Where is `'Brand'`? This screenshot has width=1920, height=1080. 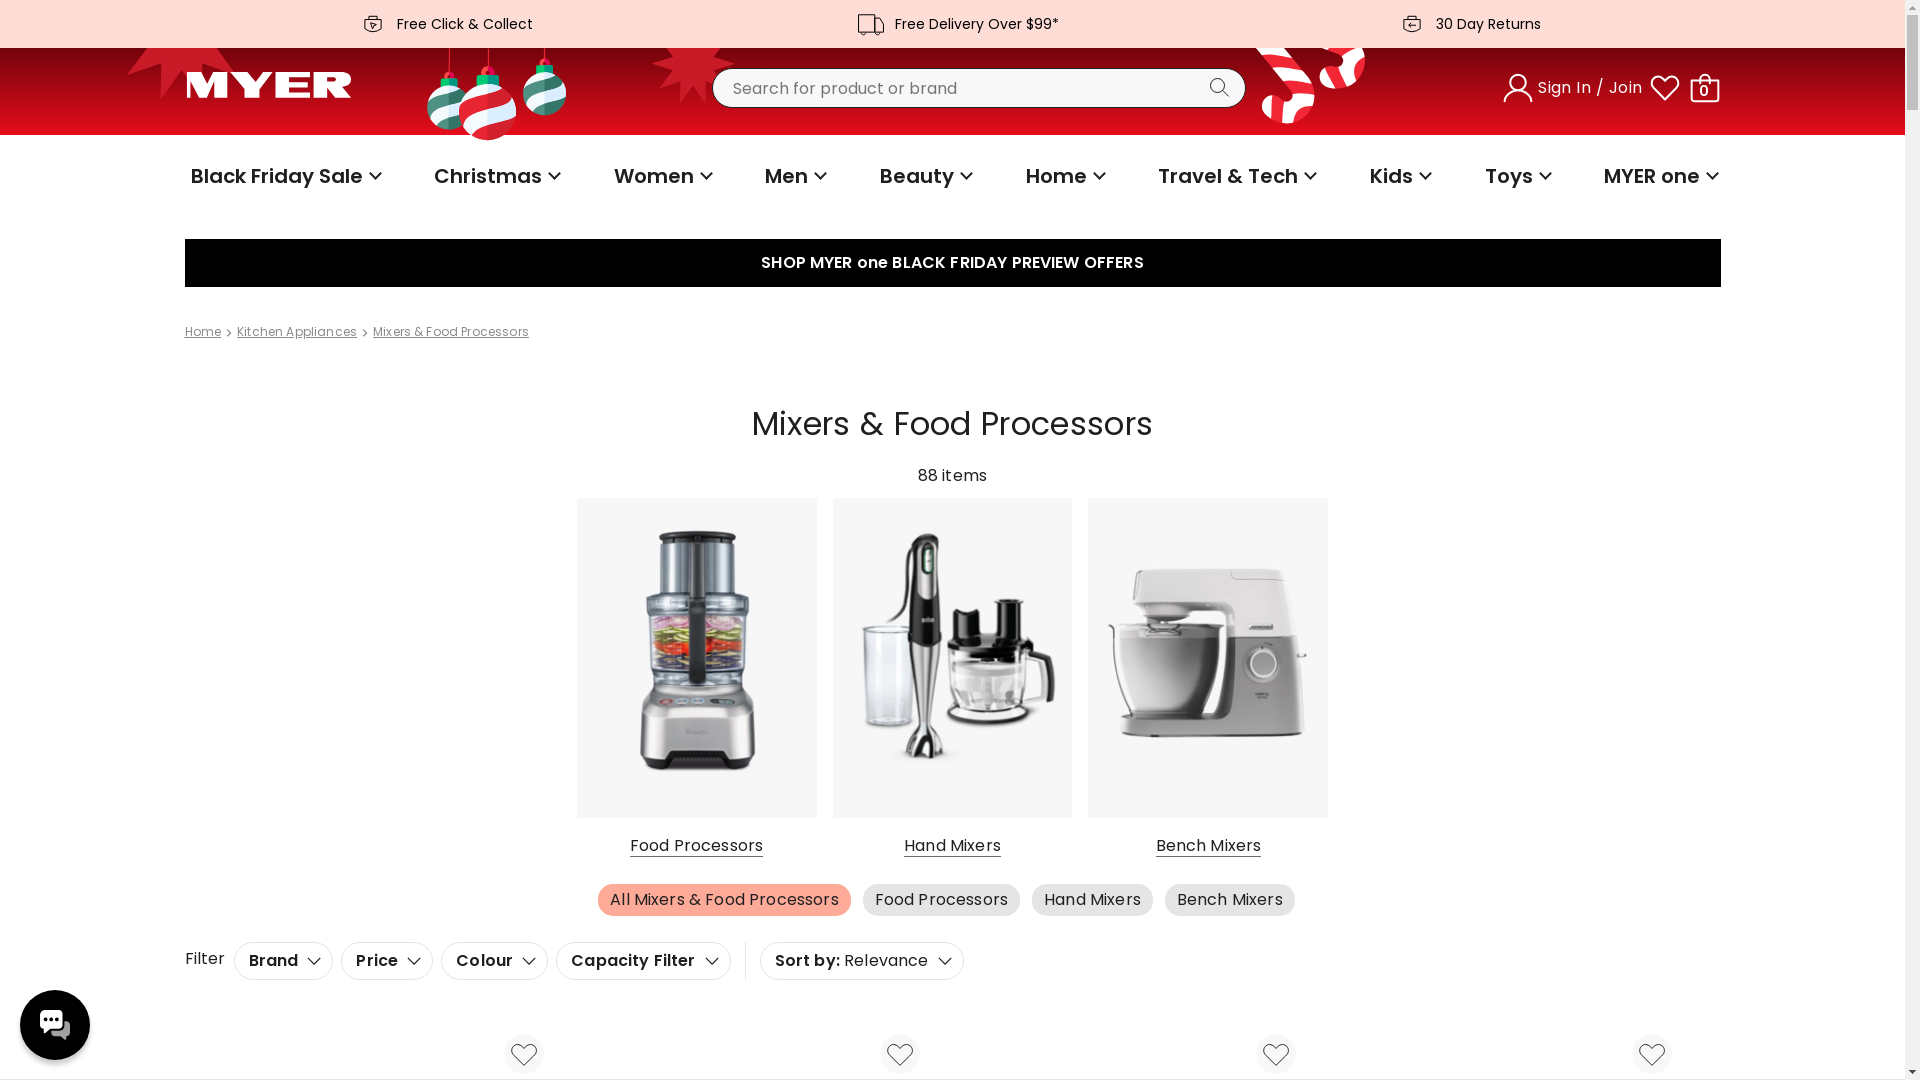
'Brand' is located at coordinates (282, 959).